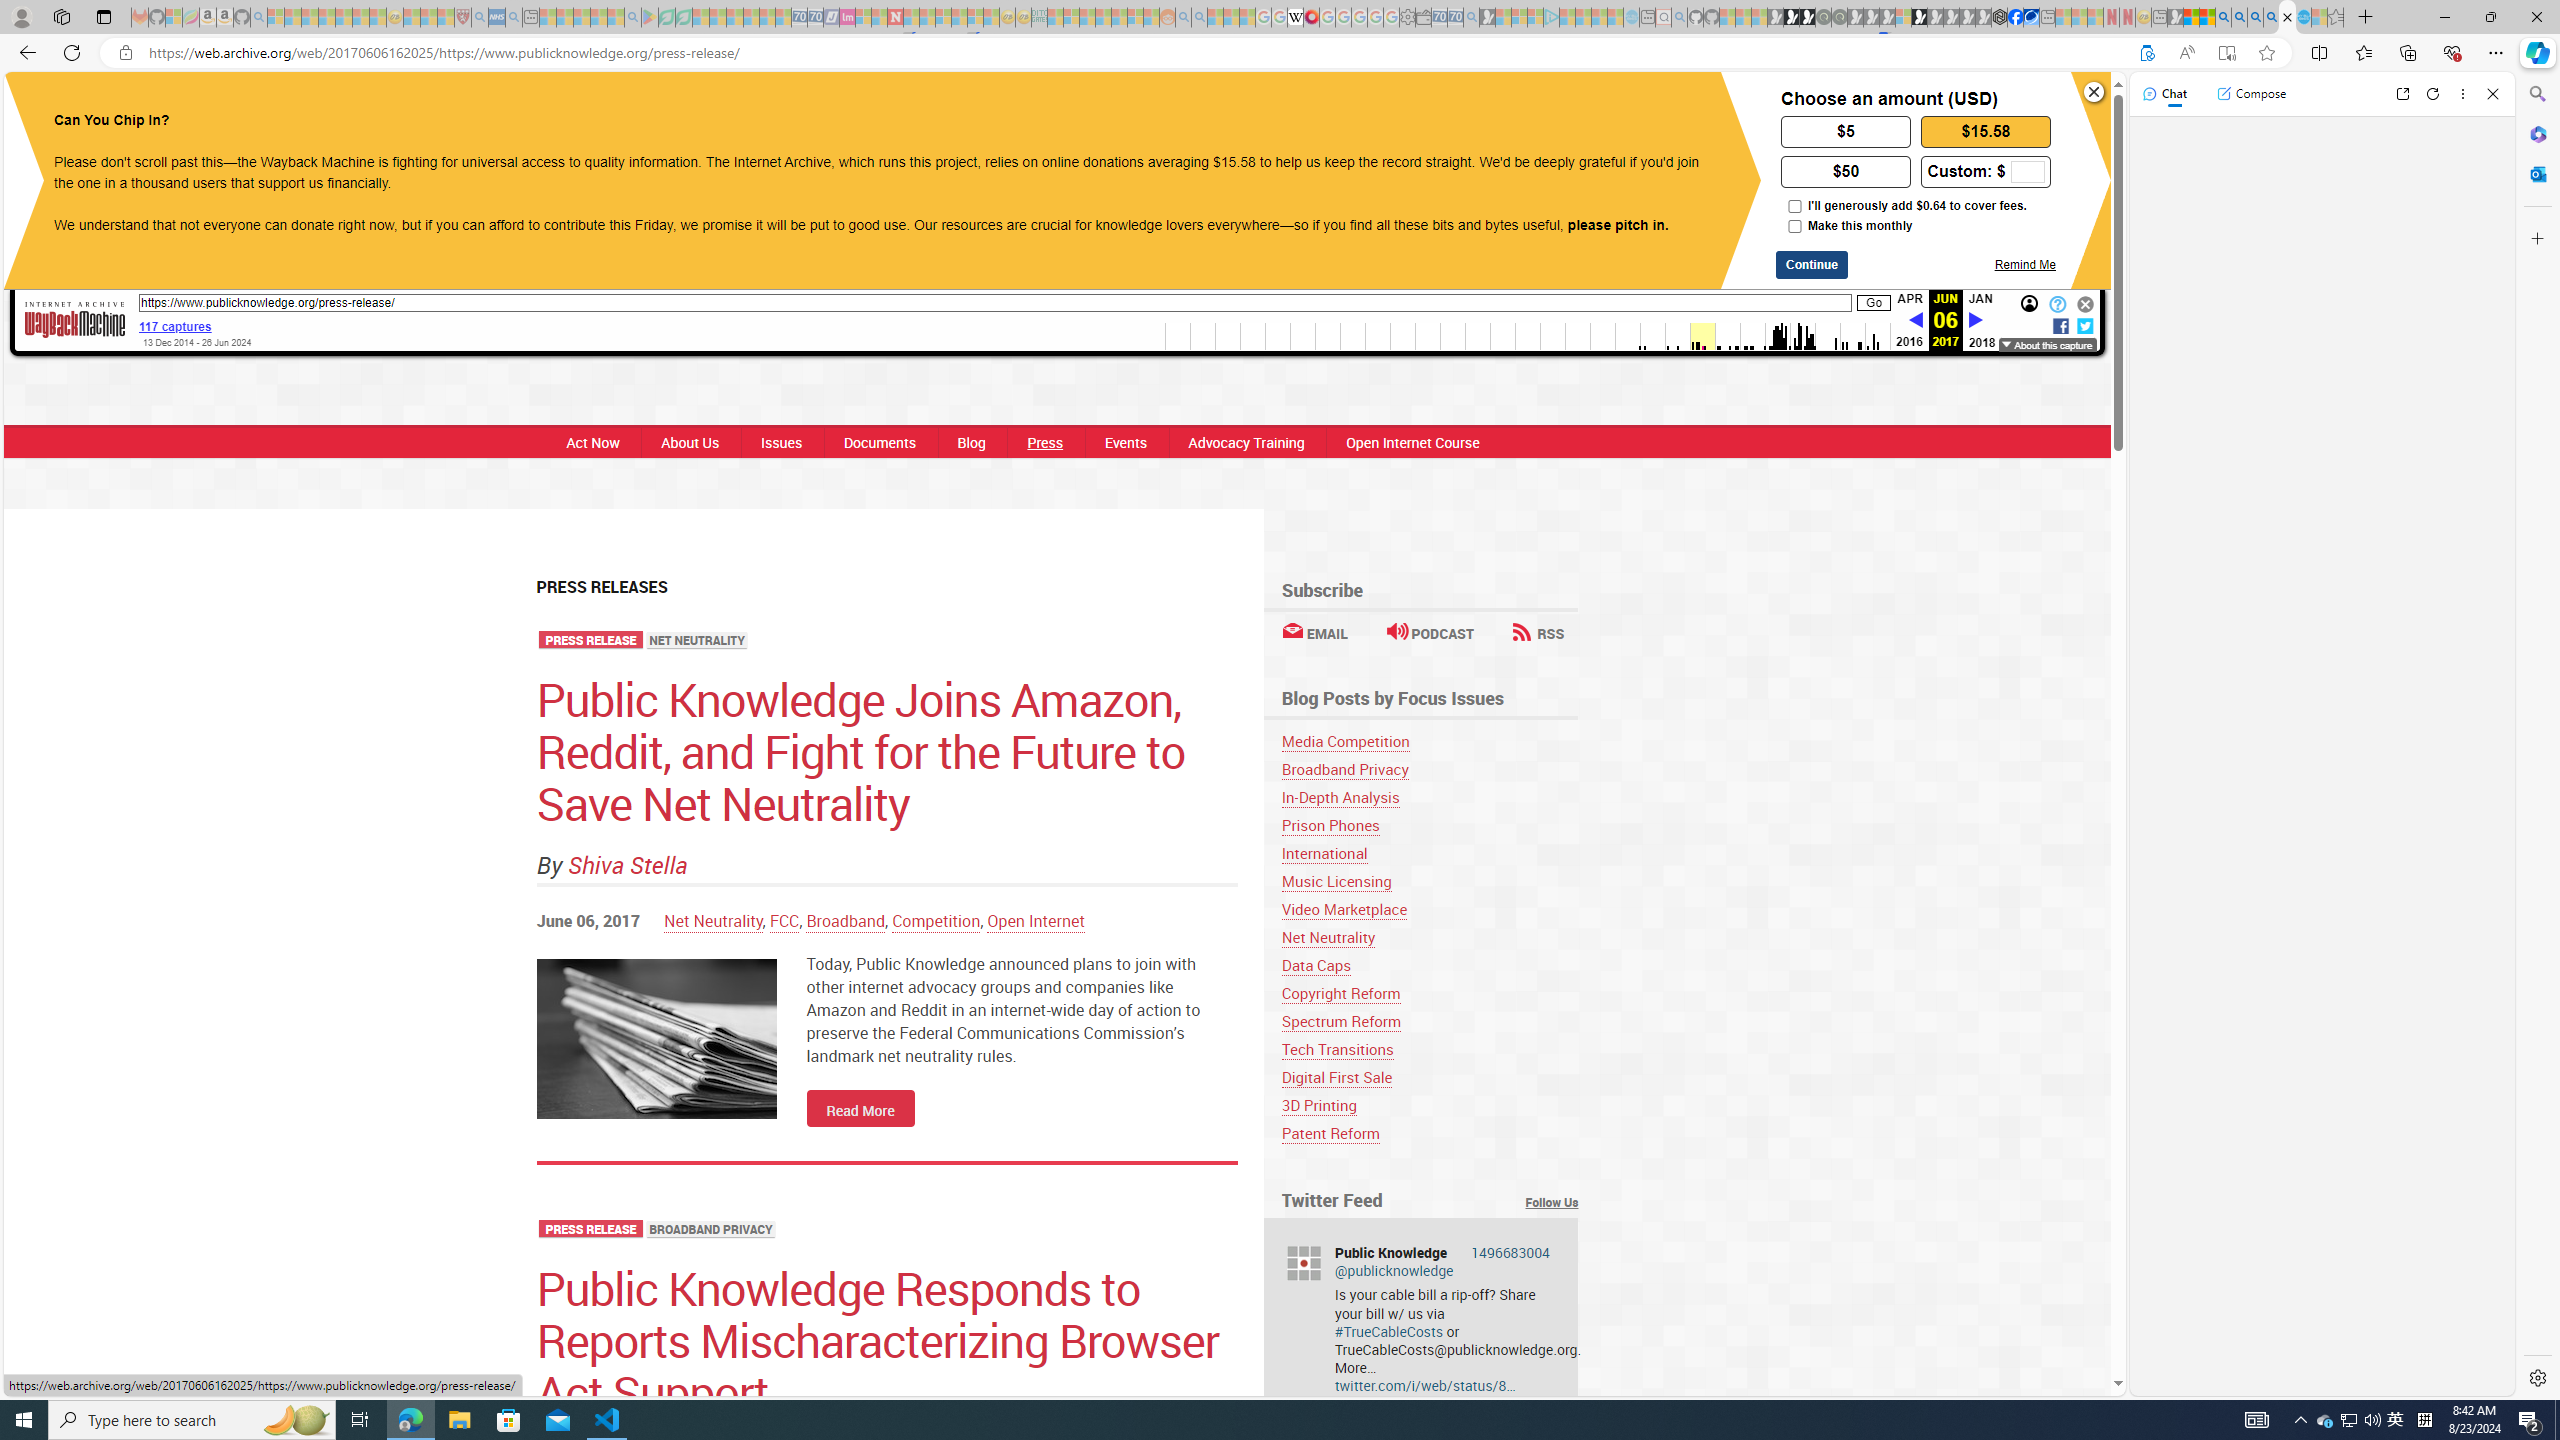  I want to click on '3D Printing', so click(1317, 1104).